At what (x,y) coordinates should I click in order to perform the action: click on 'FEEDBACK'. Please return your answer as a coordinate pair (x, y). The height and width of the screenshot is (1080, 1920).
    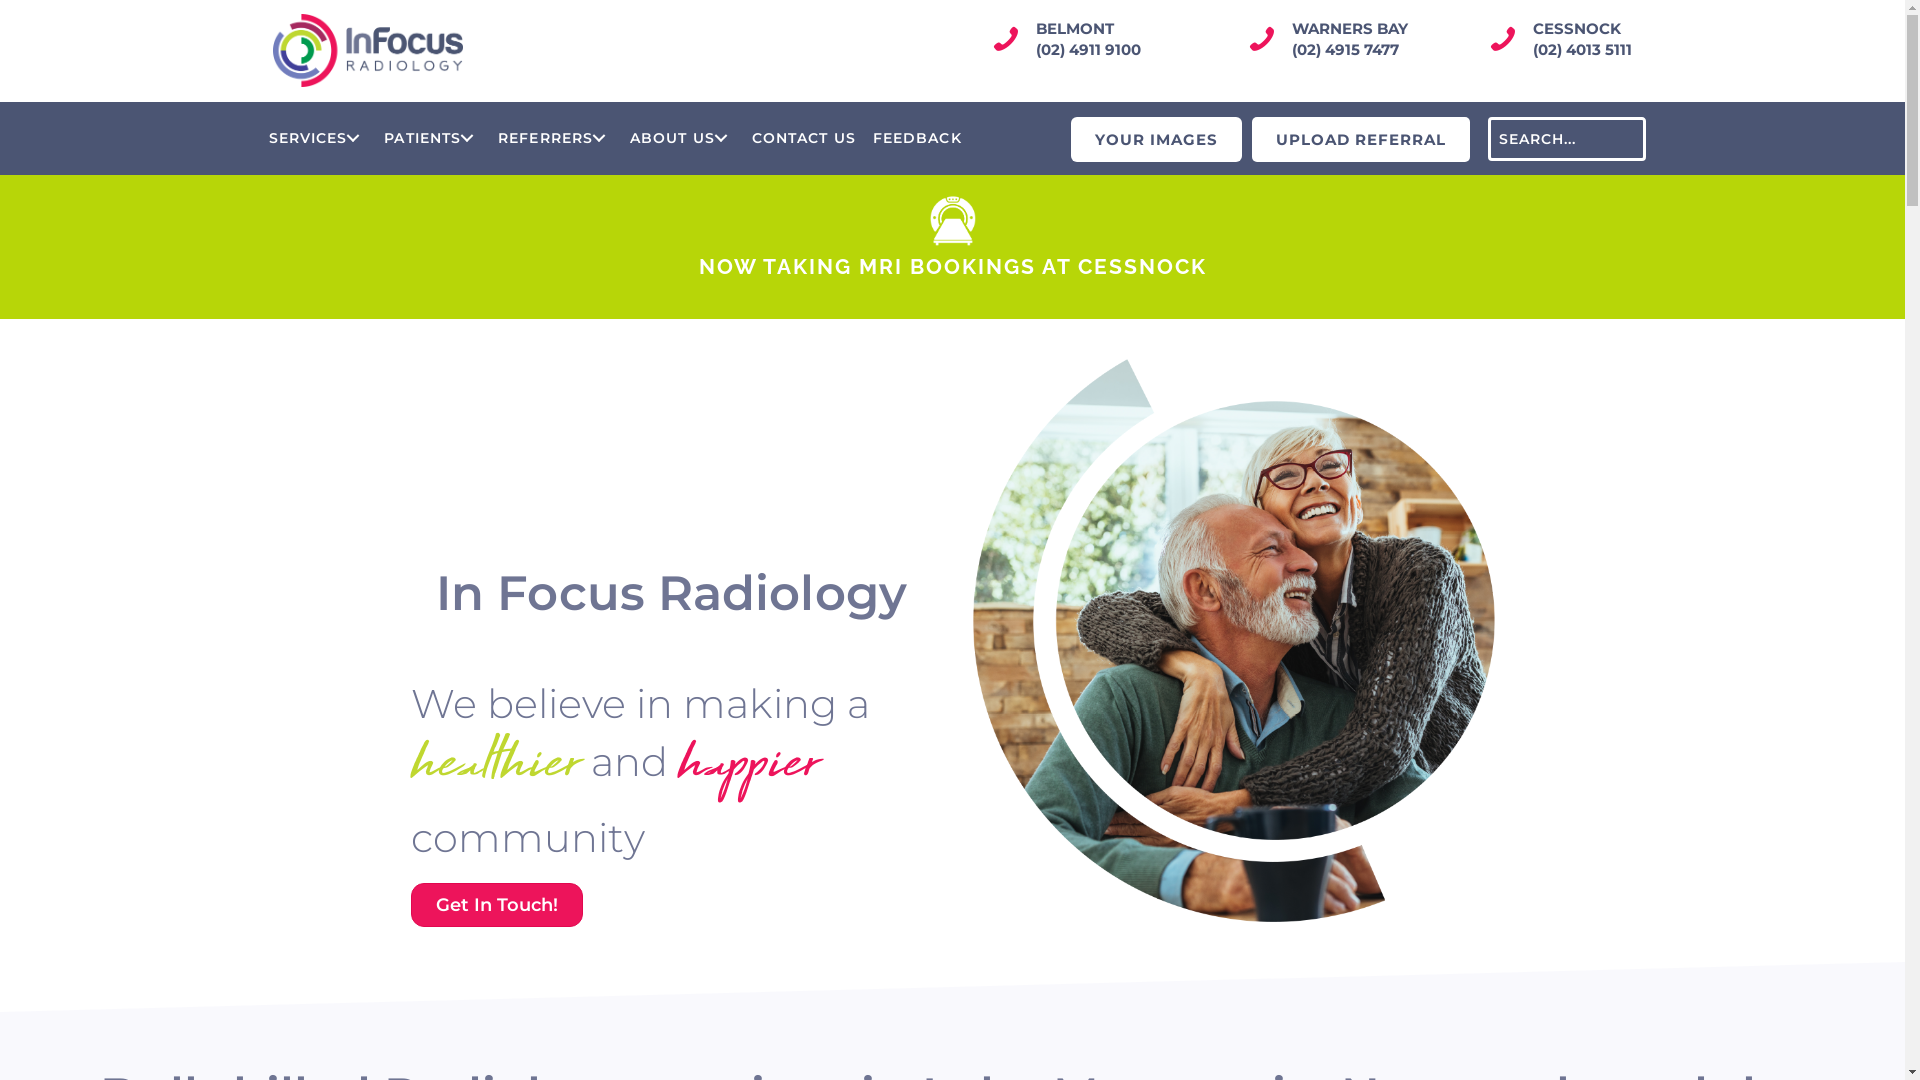
    Looking at the image, I should click on (916, 137).